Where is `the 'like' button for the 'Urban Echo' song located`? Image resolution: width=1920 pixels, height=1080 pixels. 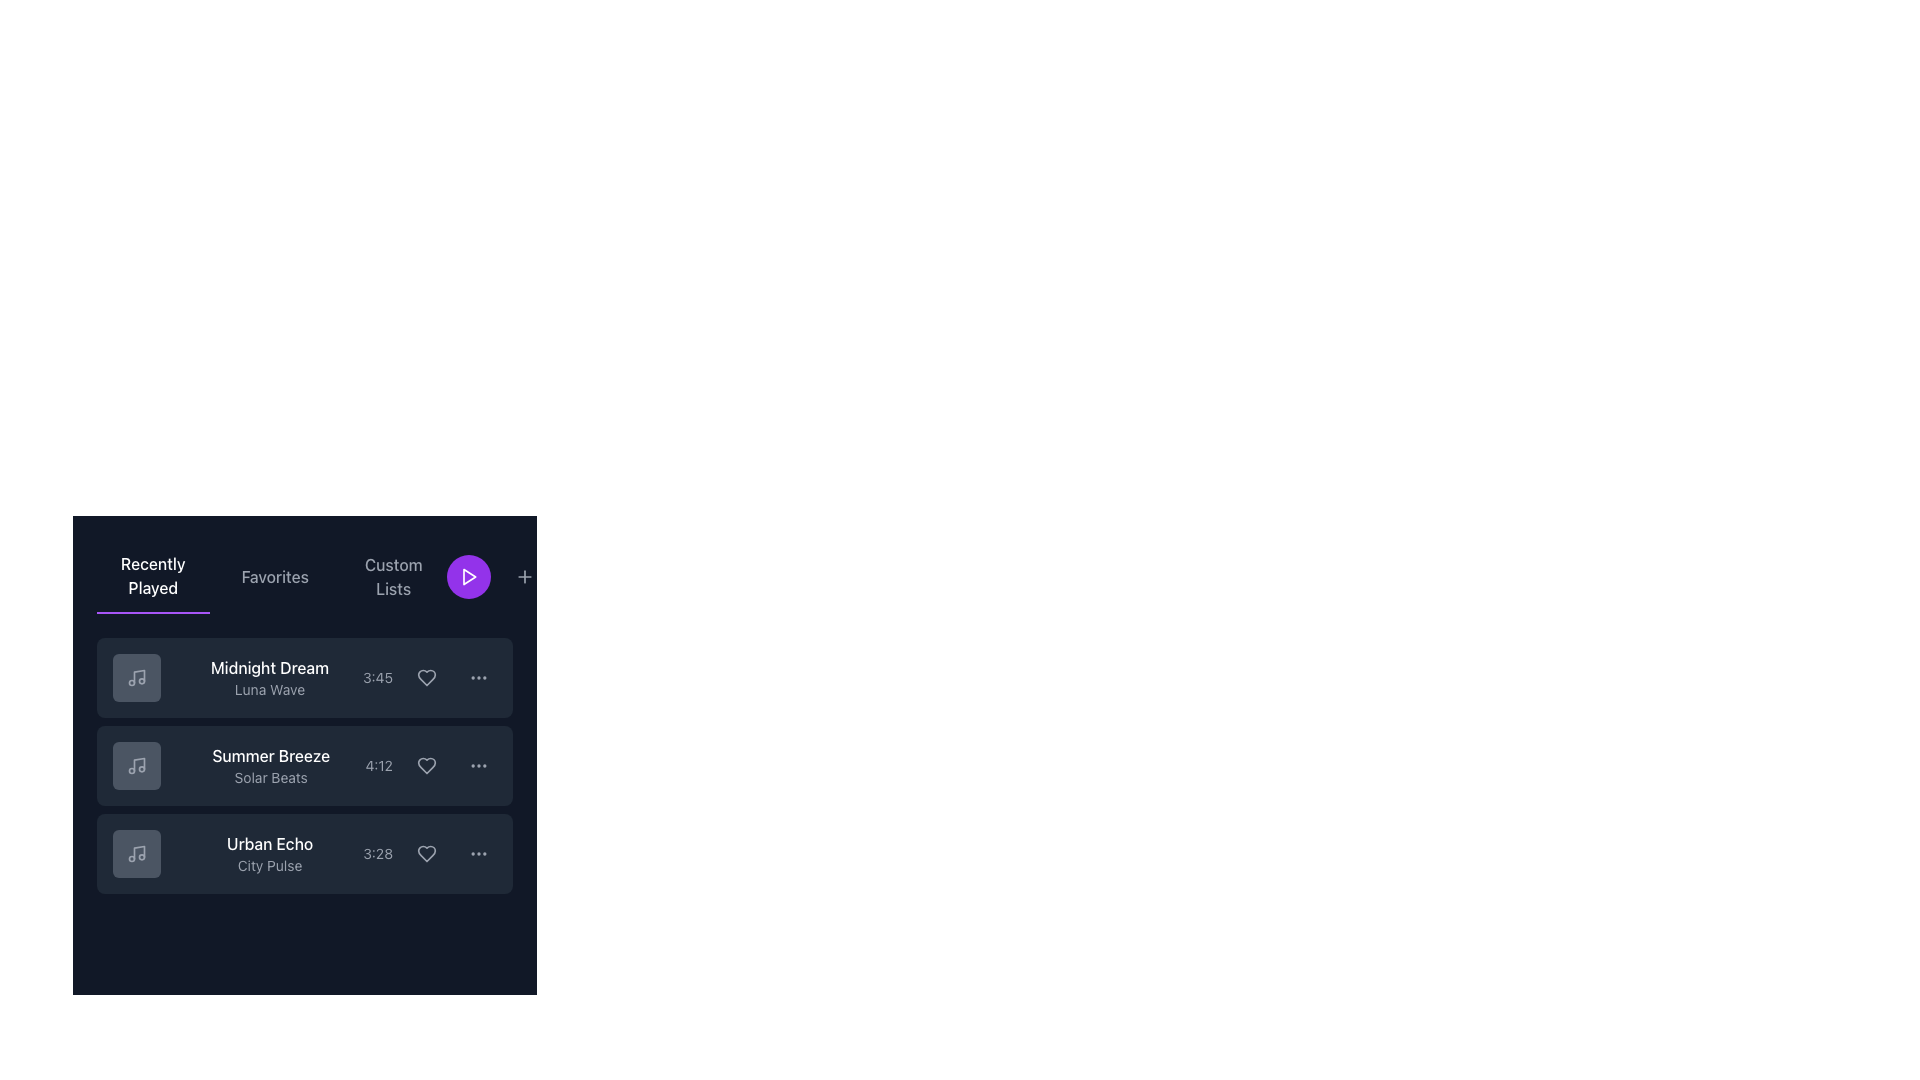
the 'like' button for the 'Urban Echo' song located is located at coordinates (426, 853).